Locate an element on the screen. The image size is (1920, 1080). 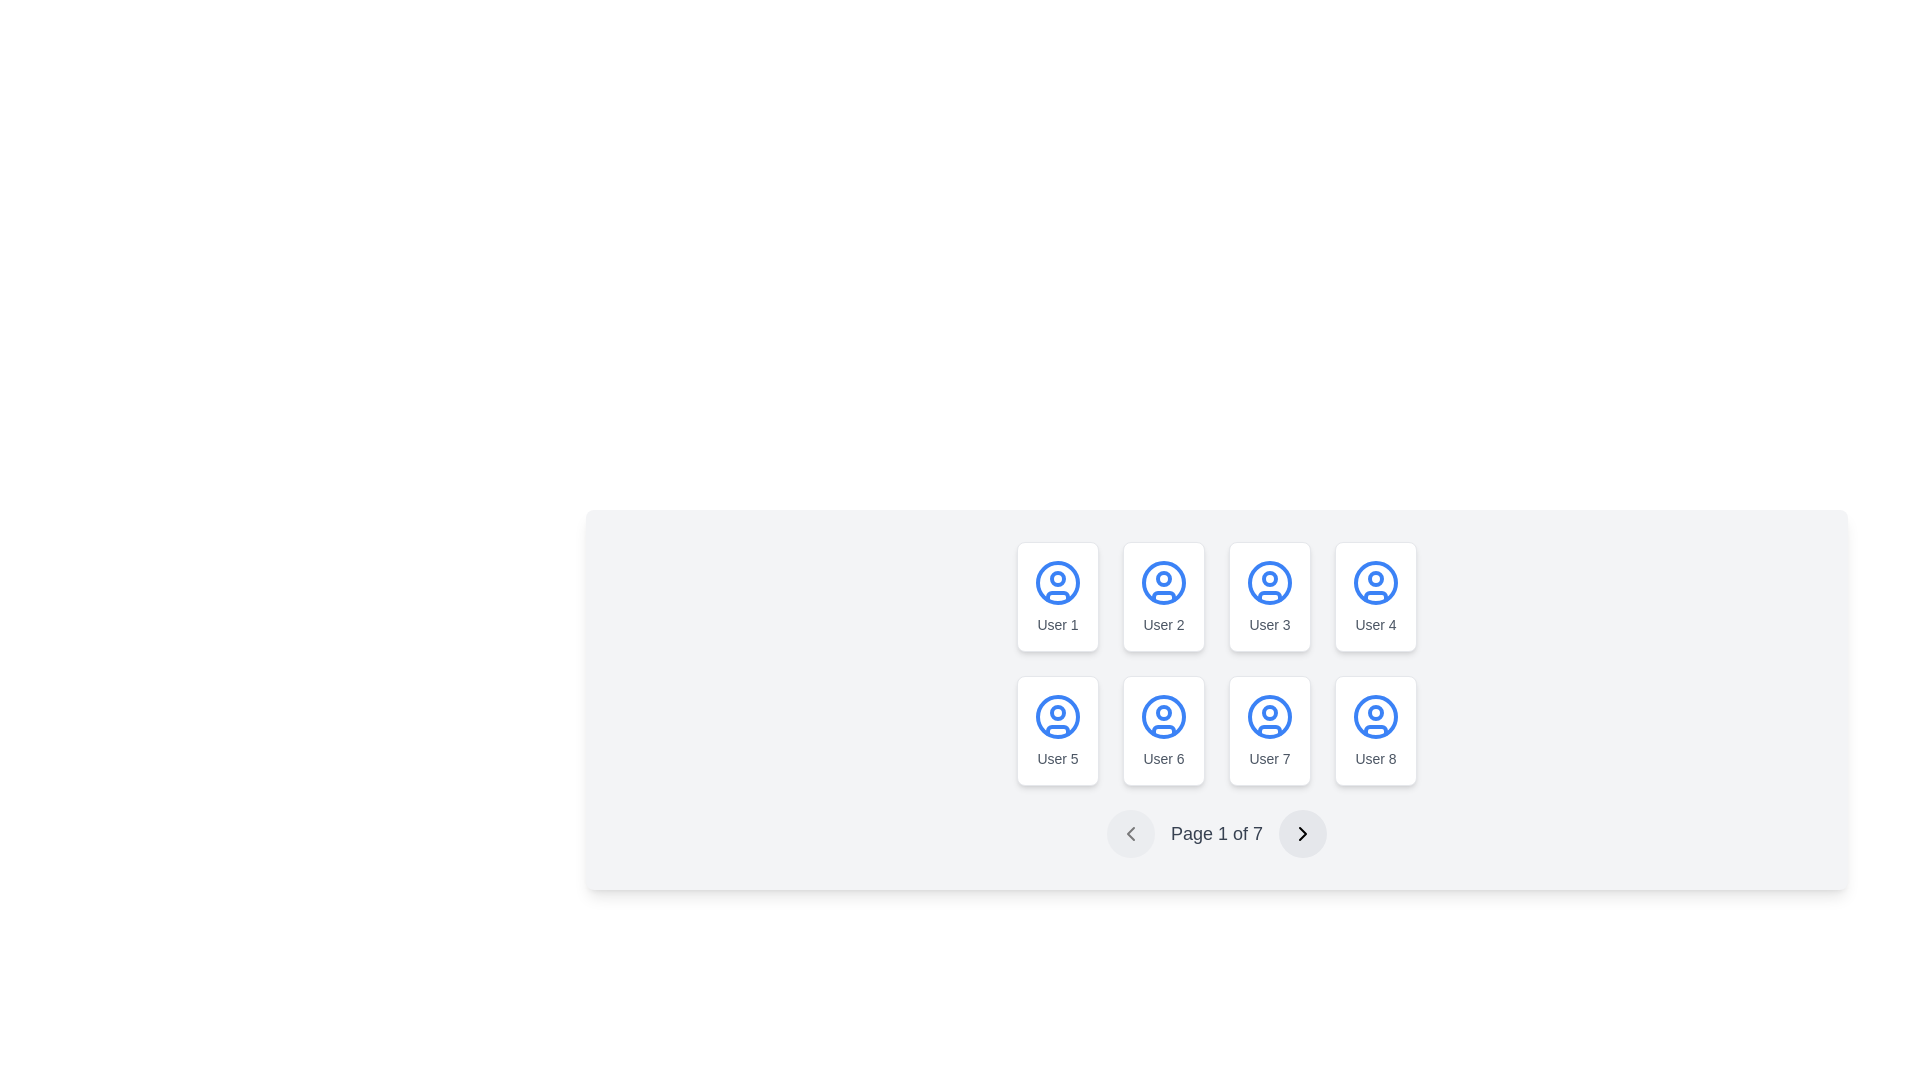
the user profile icon representing 'User 1' located in the top-left corner of the user icon grid is located at coordinates (1056, 582).